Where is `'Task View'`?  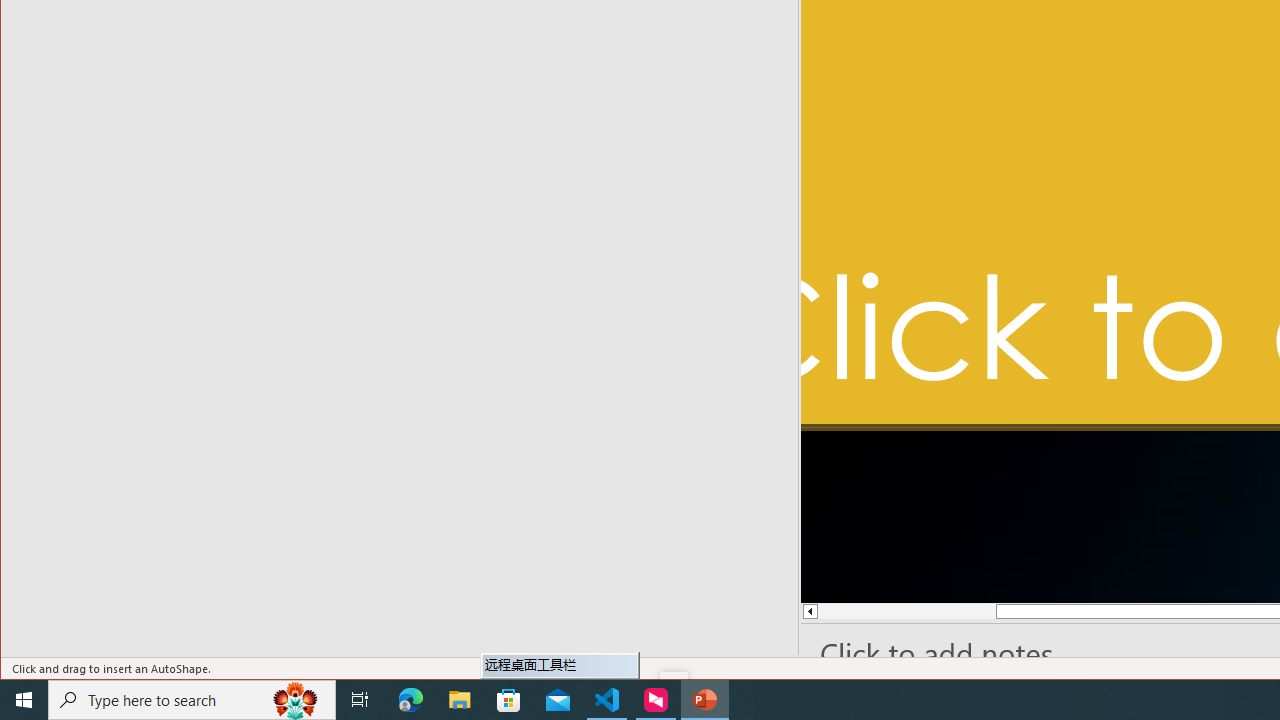 'Task View' is located at coordinates (359, 698).